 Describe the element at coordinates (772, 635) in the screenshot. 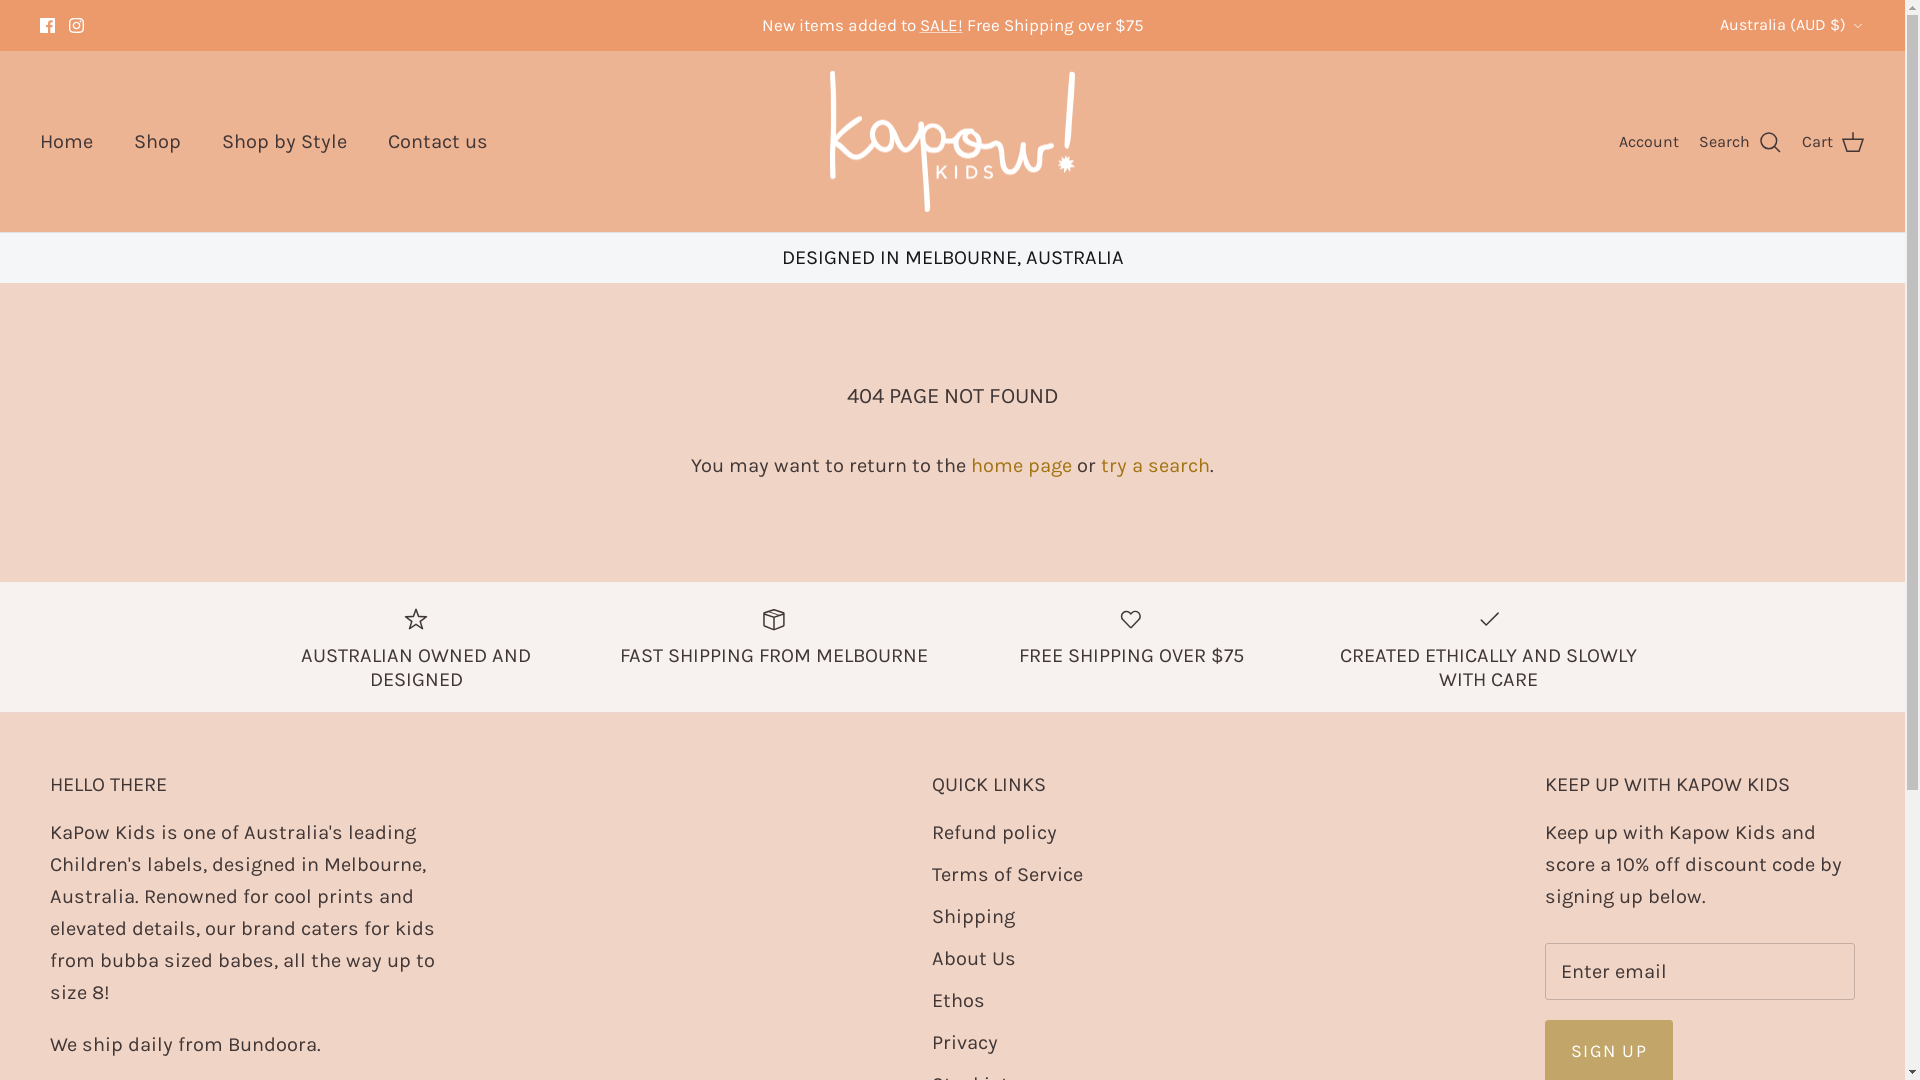

I see `'FAST SHIPPING FROM MELBOURNE'` at that location.